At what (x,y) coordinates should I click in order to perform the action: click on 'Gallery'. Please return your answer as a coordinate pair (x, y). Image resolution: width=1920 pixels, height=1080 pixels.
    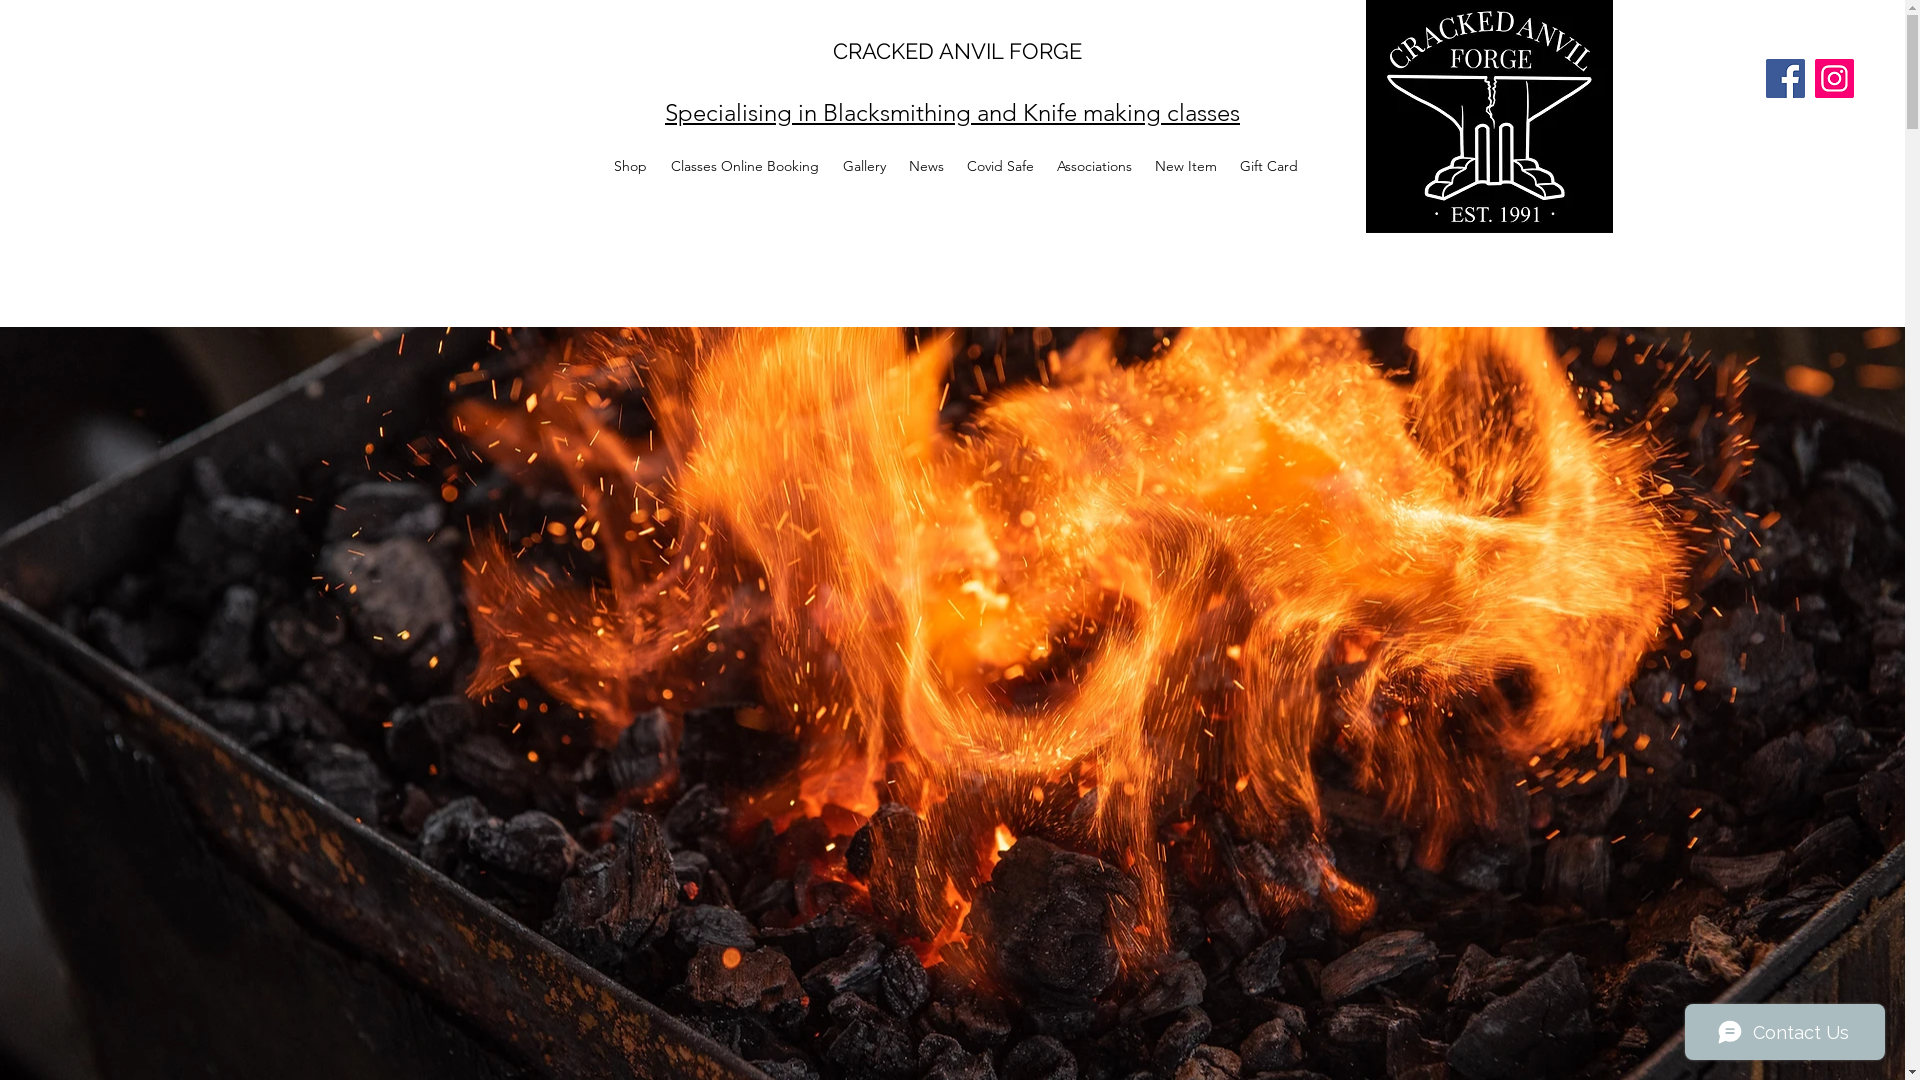
    Looking at the image, I should click on (863, 164).